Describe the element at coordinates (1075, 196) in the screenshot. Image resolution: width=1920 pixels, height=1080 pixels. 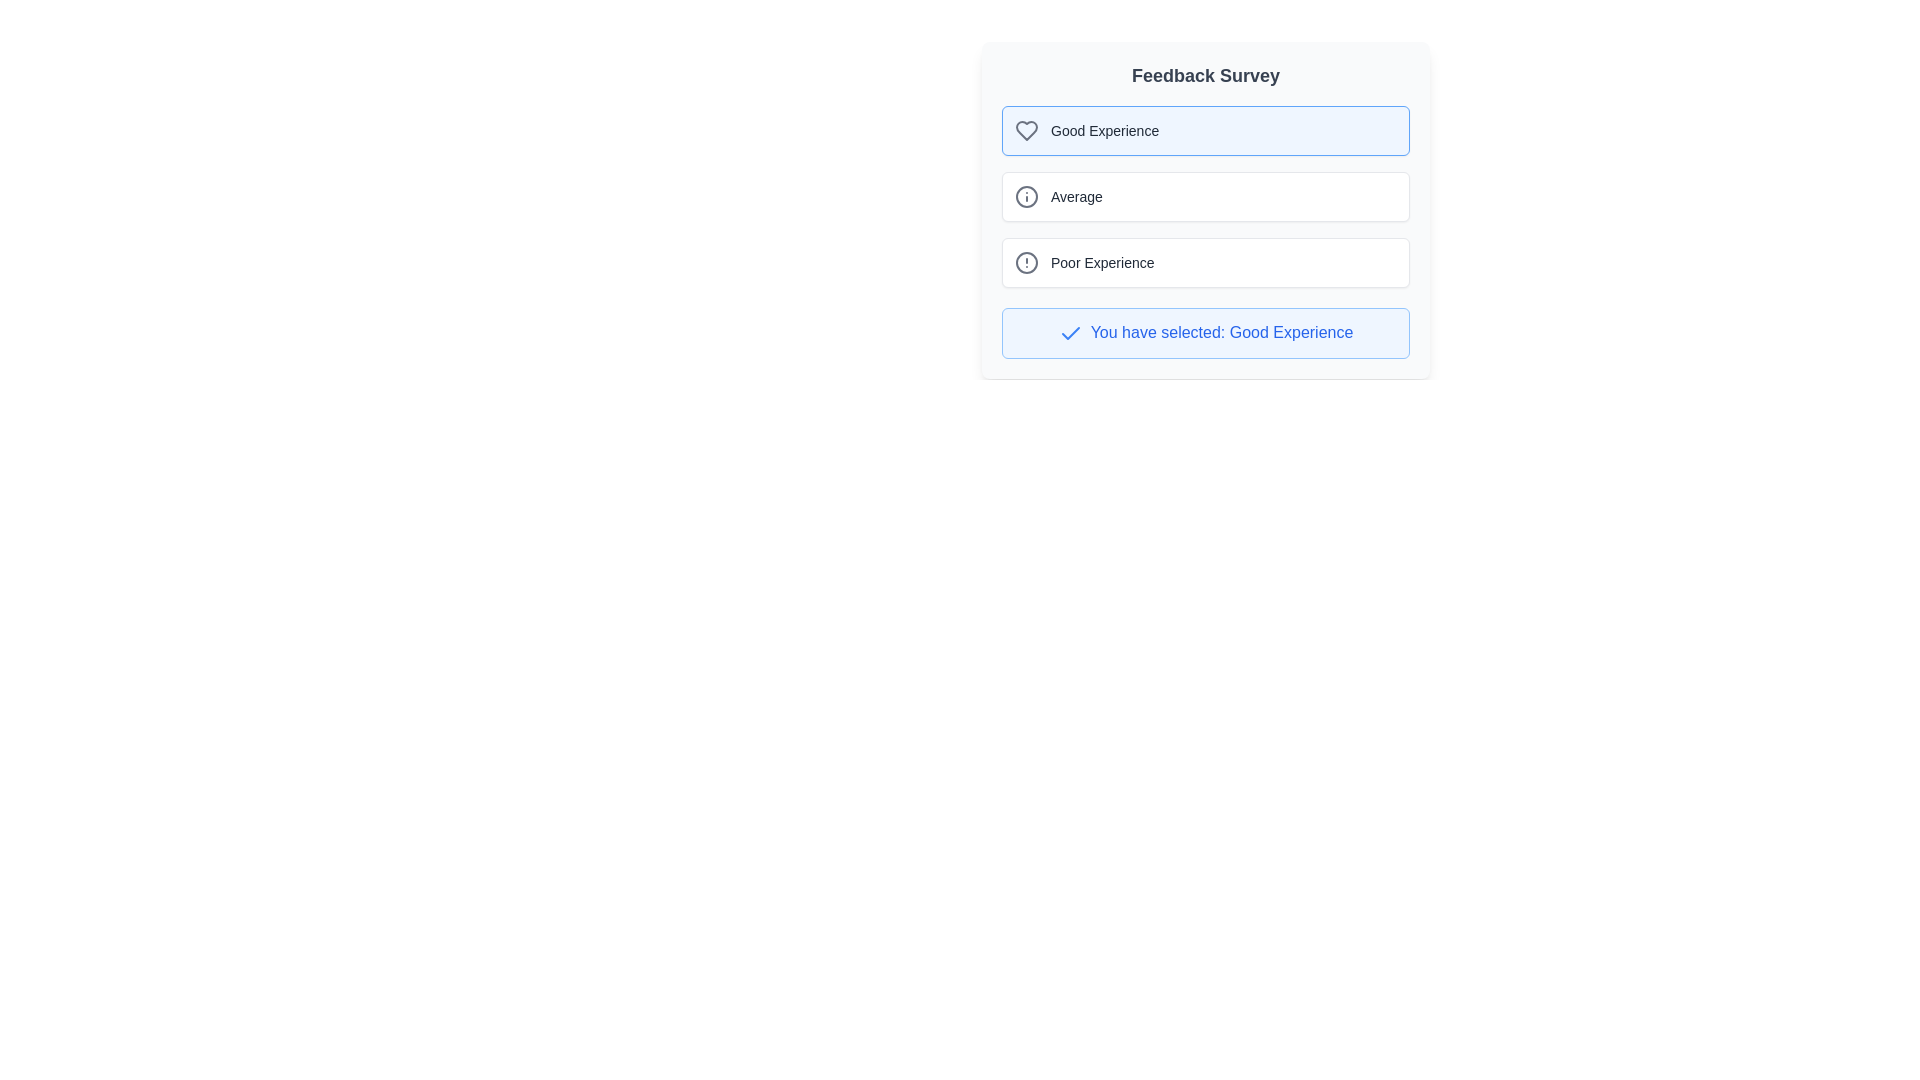
I see `the static text label for 'Average' experience quality in the feedback survey, positioned to the right of the circular 'i' icon` at that location.